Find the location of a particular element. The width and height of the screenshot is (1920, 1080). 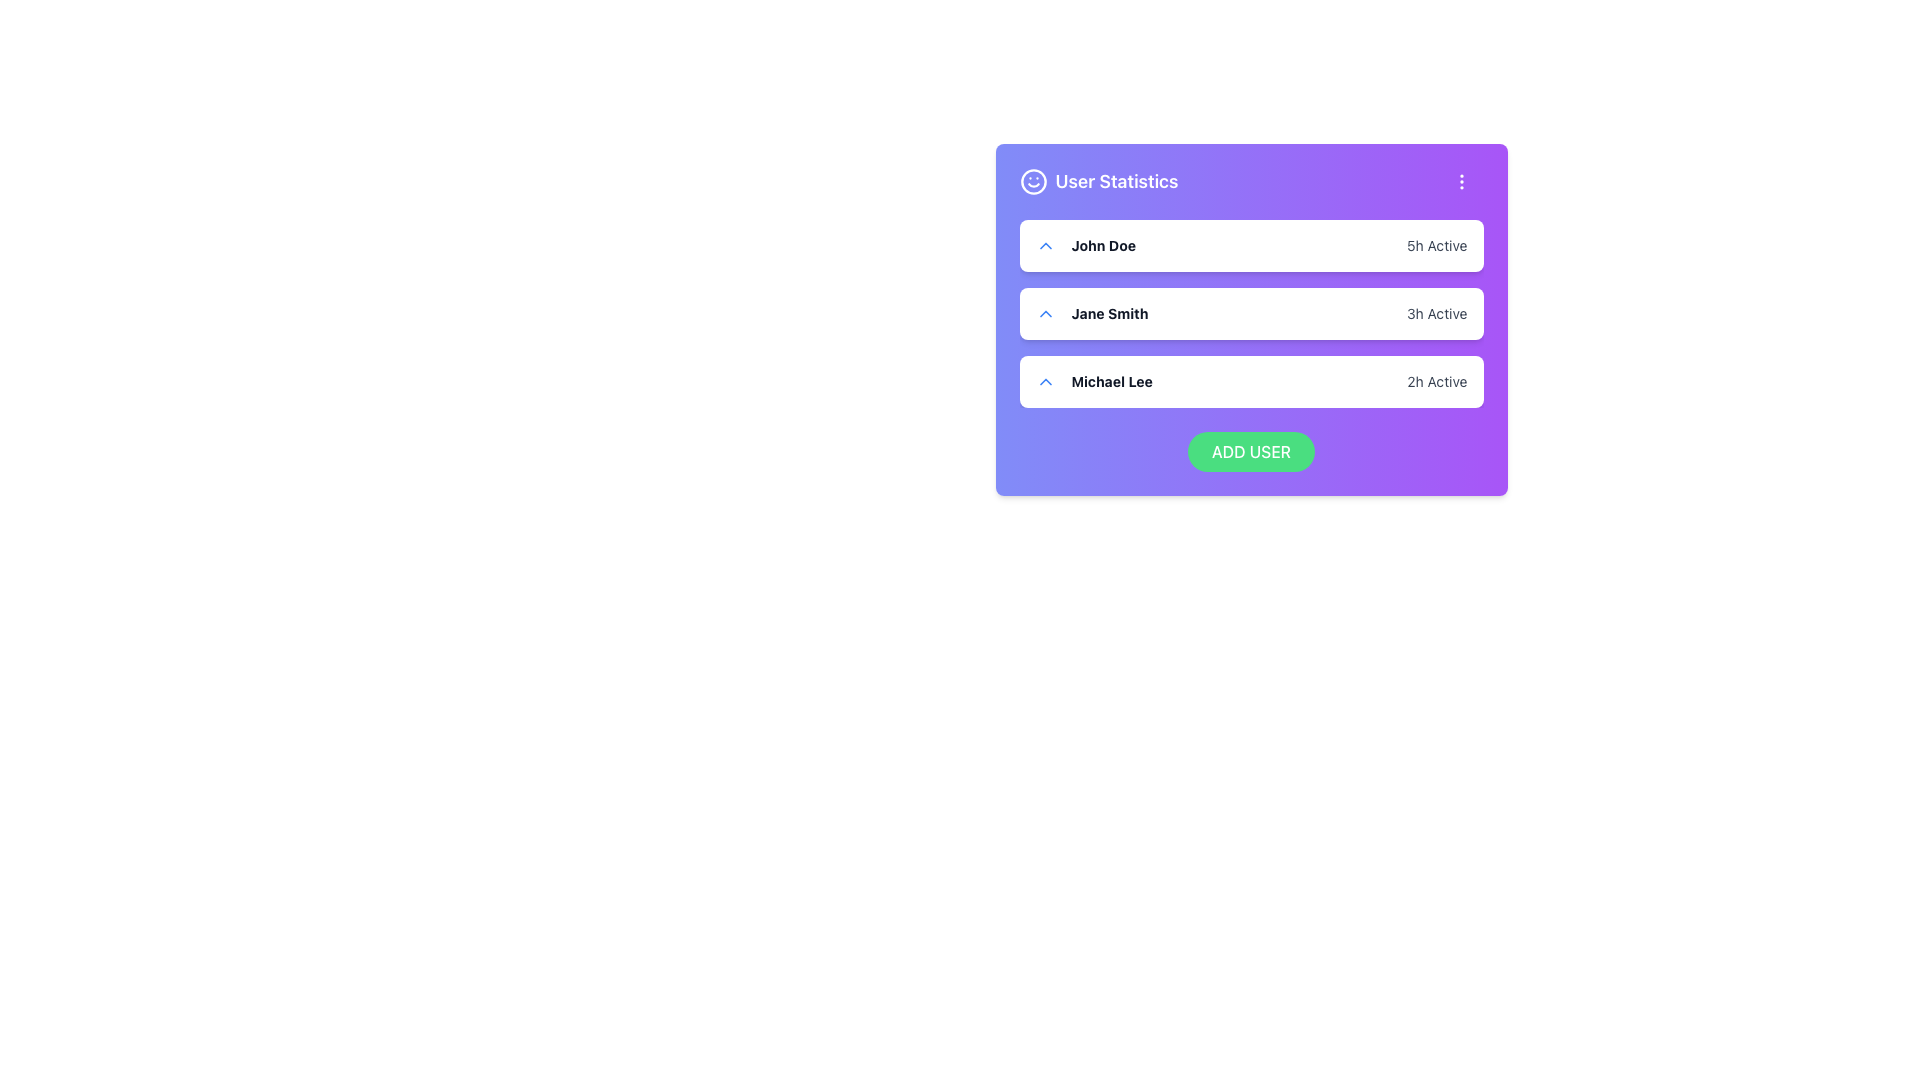

on the text display element showing 'Jane Smith', which is the second entry in a list of user details is located at coordinates (1108, 313).